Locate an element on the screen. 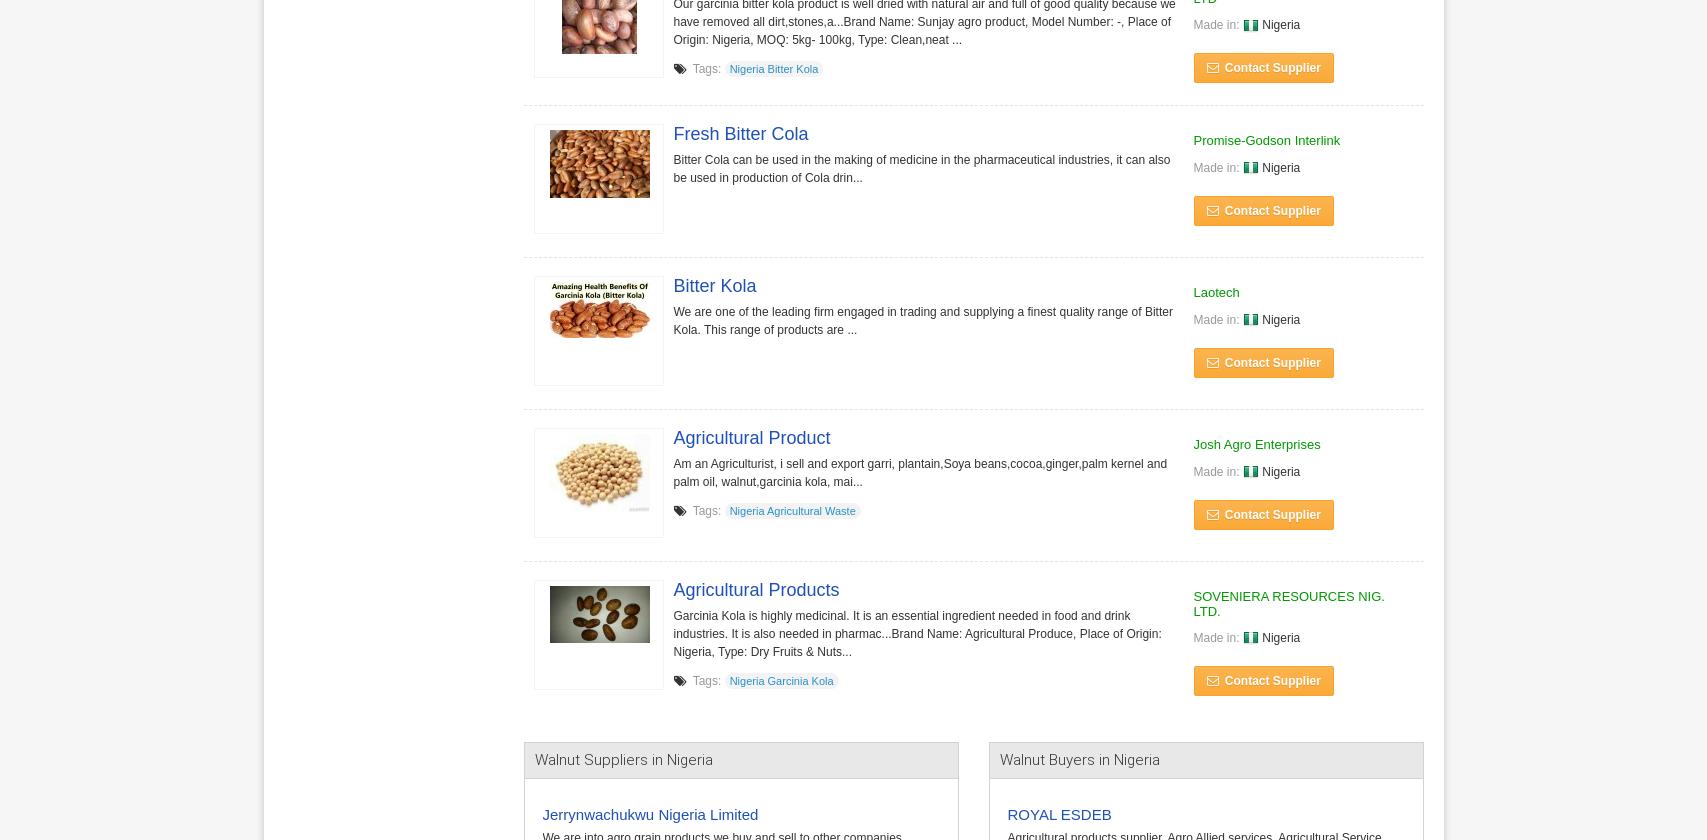  'Nigeria Agricultural Waste' is located at coordinates (792, 509).